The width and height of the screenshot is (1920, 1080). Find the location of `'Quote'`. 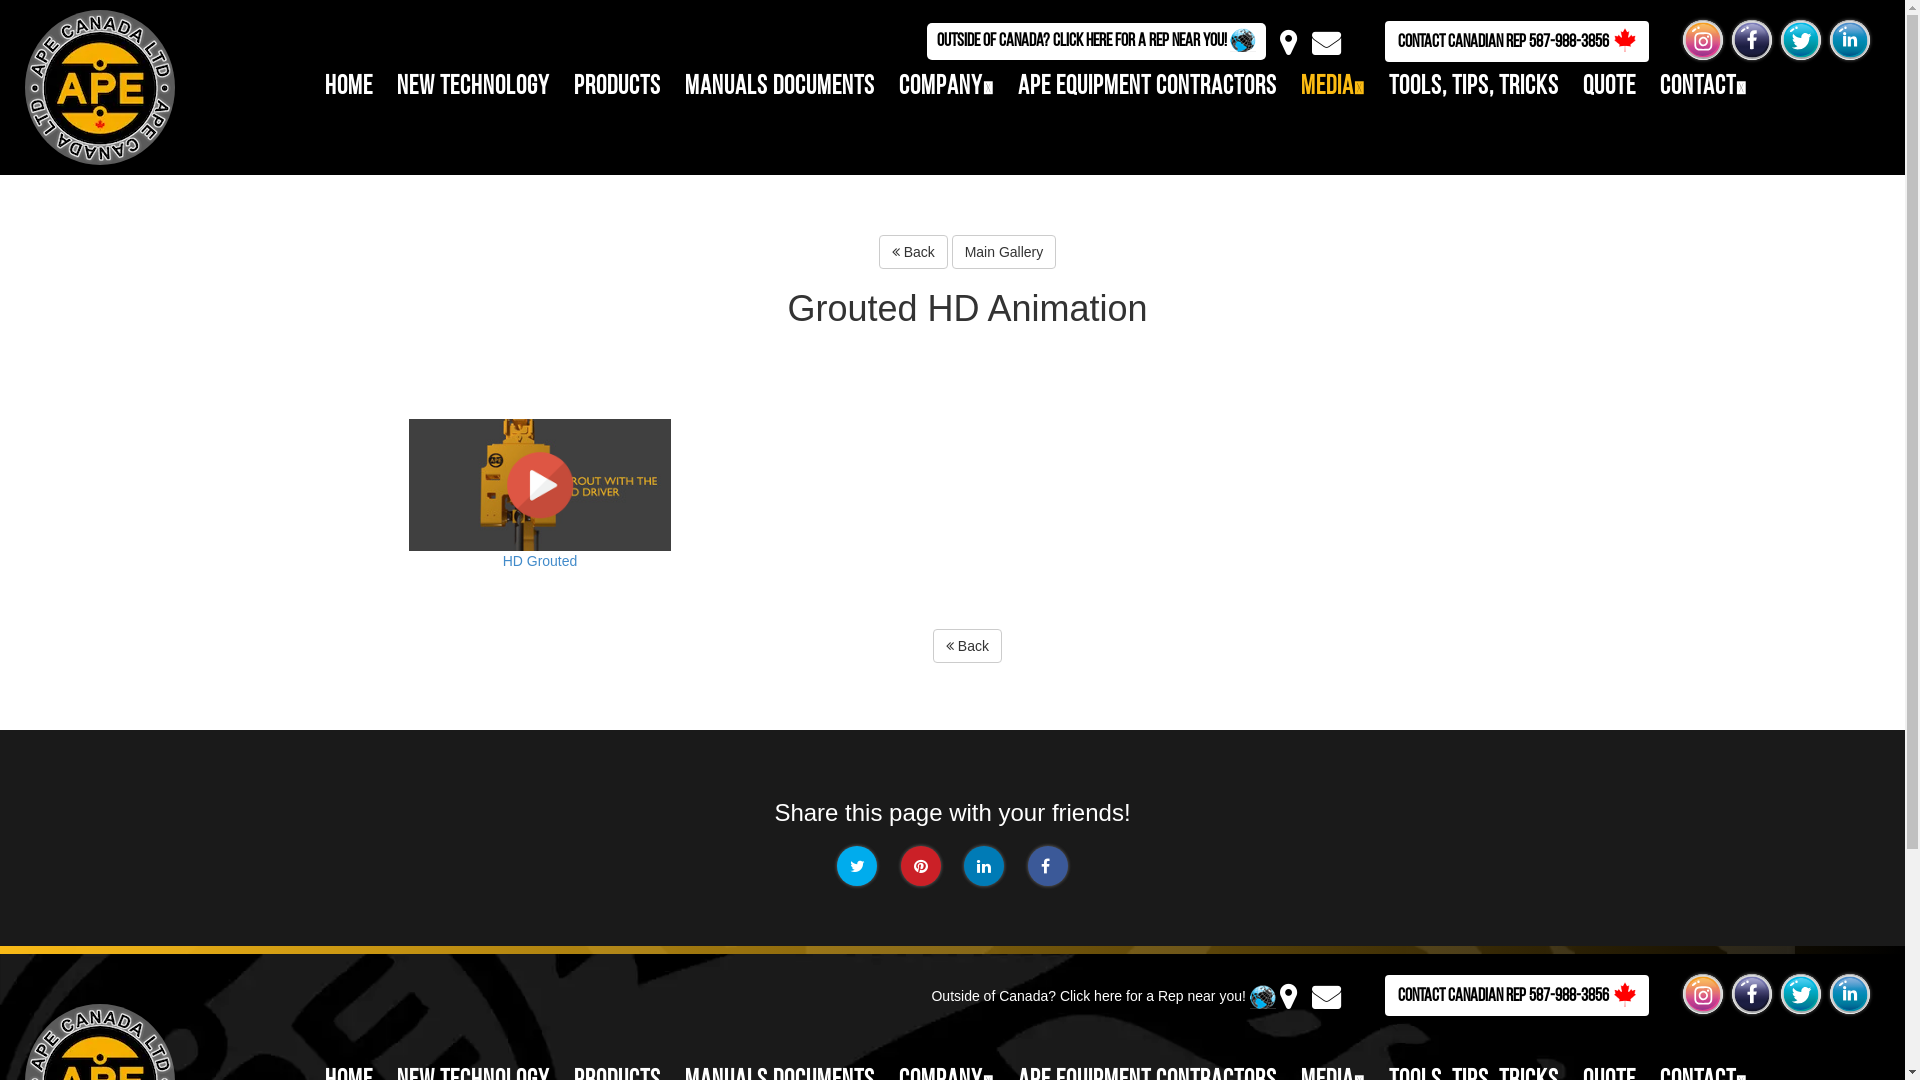

'Quote' is located at coordinates (1609, 86).